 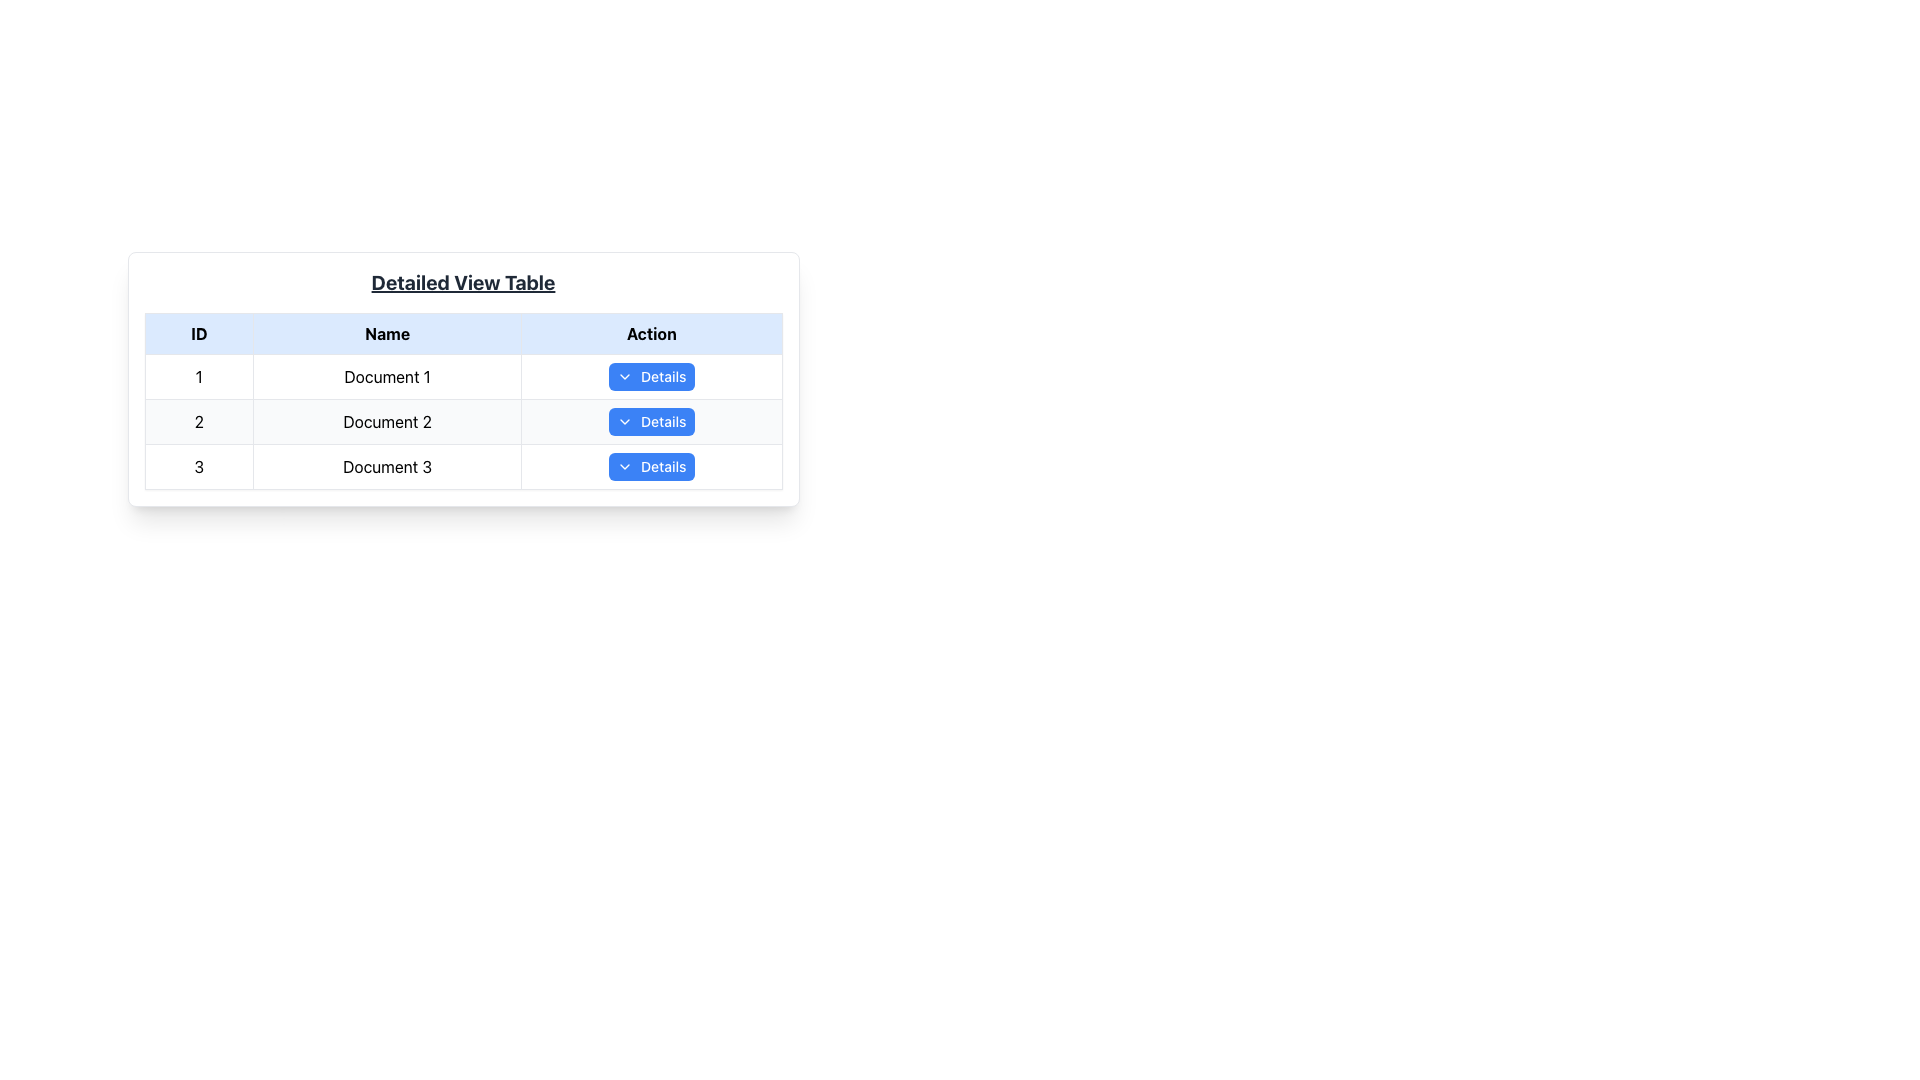 What do you see at coordinates (624, 466) in the screenshot?
I see `the downward-pointing chevron icon inside the 'Details' button in the last row of the 'Detailed View Table'` at bounding box center [624, 466].